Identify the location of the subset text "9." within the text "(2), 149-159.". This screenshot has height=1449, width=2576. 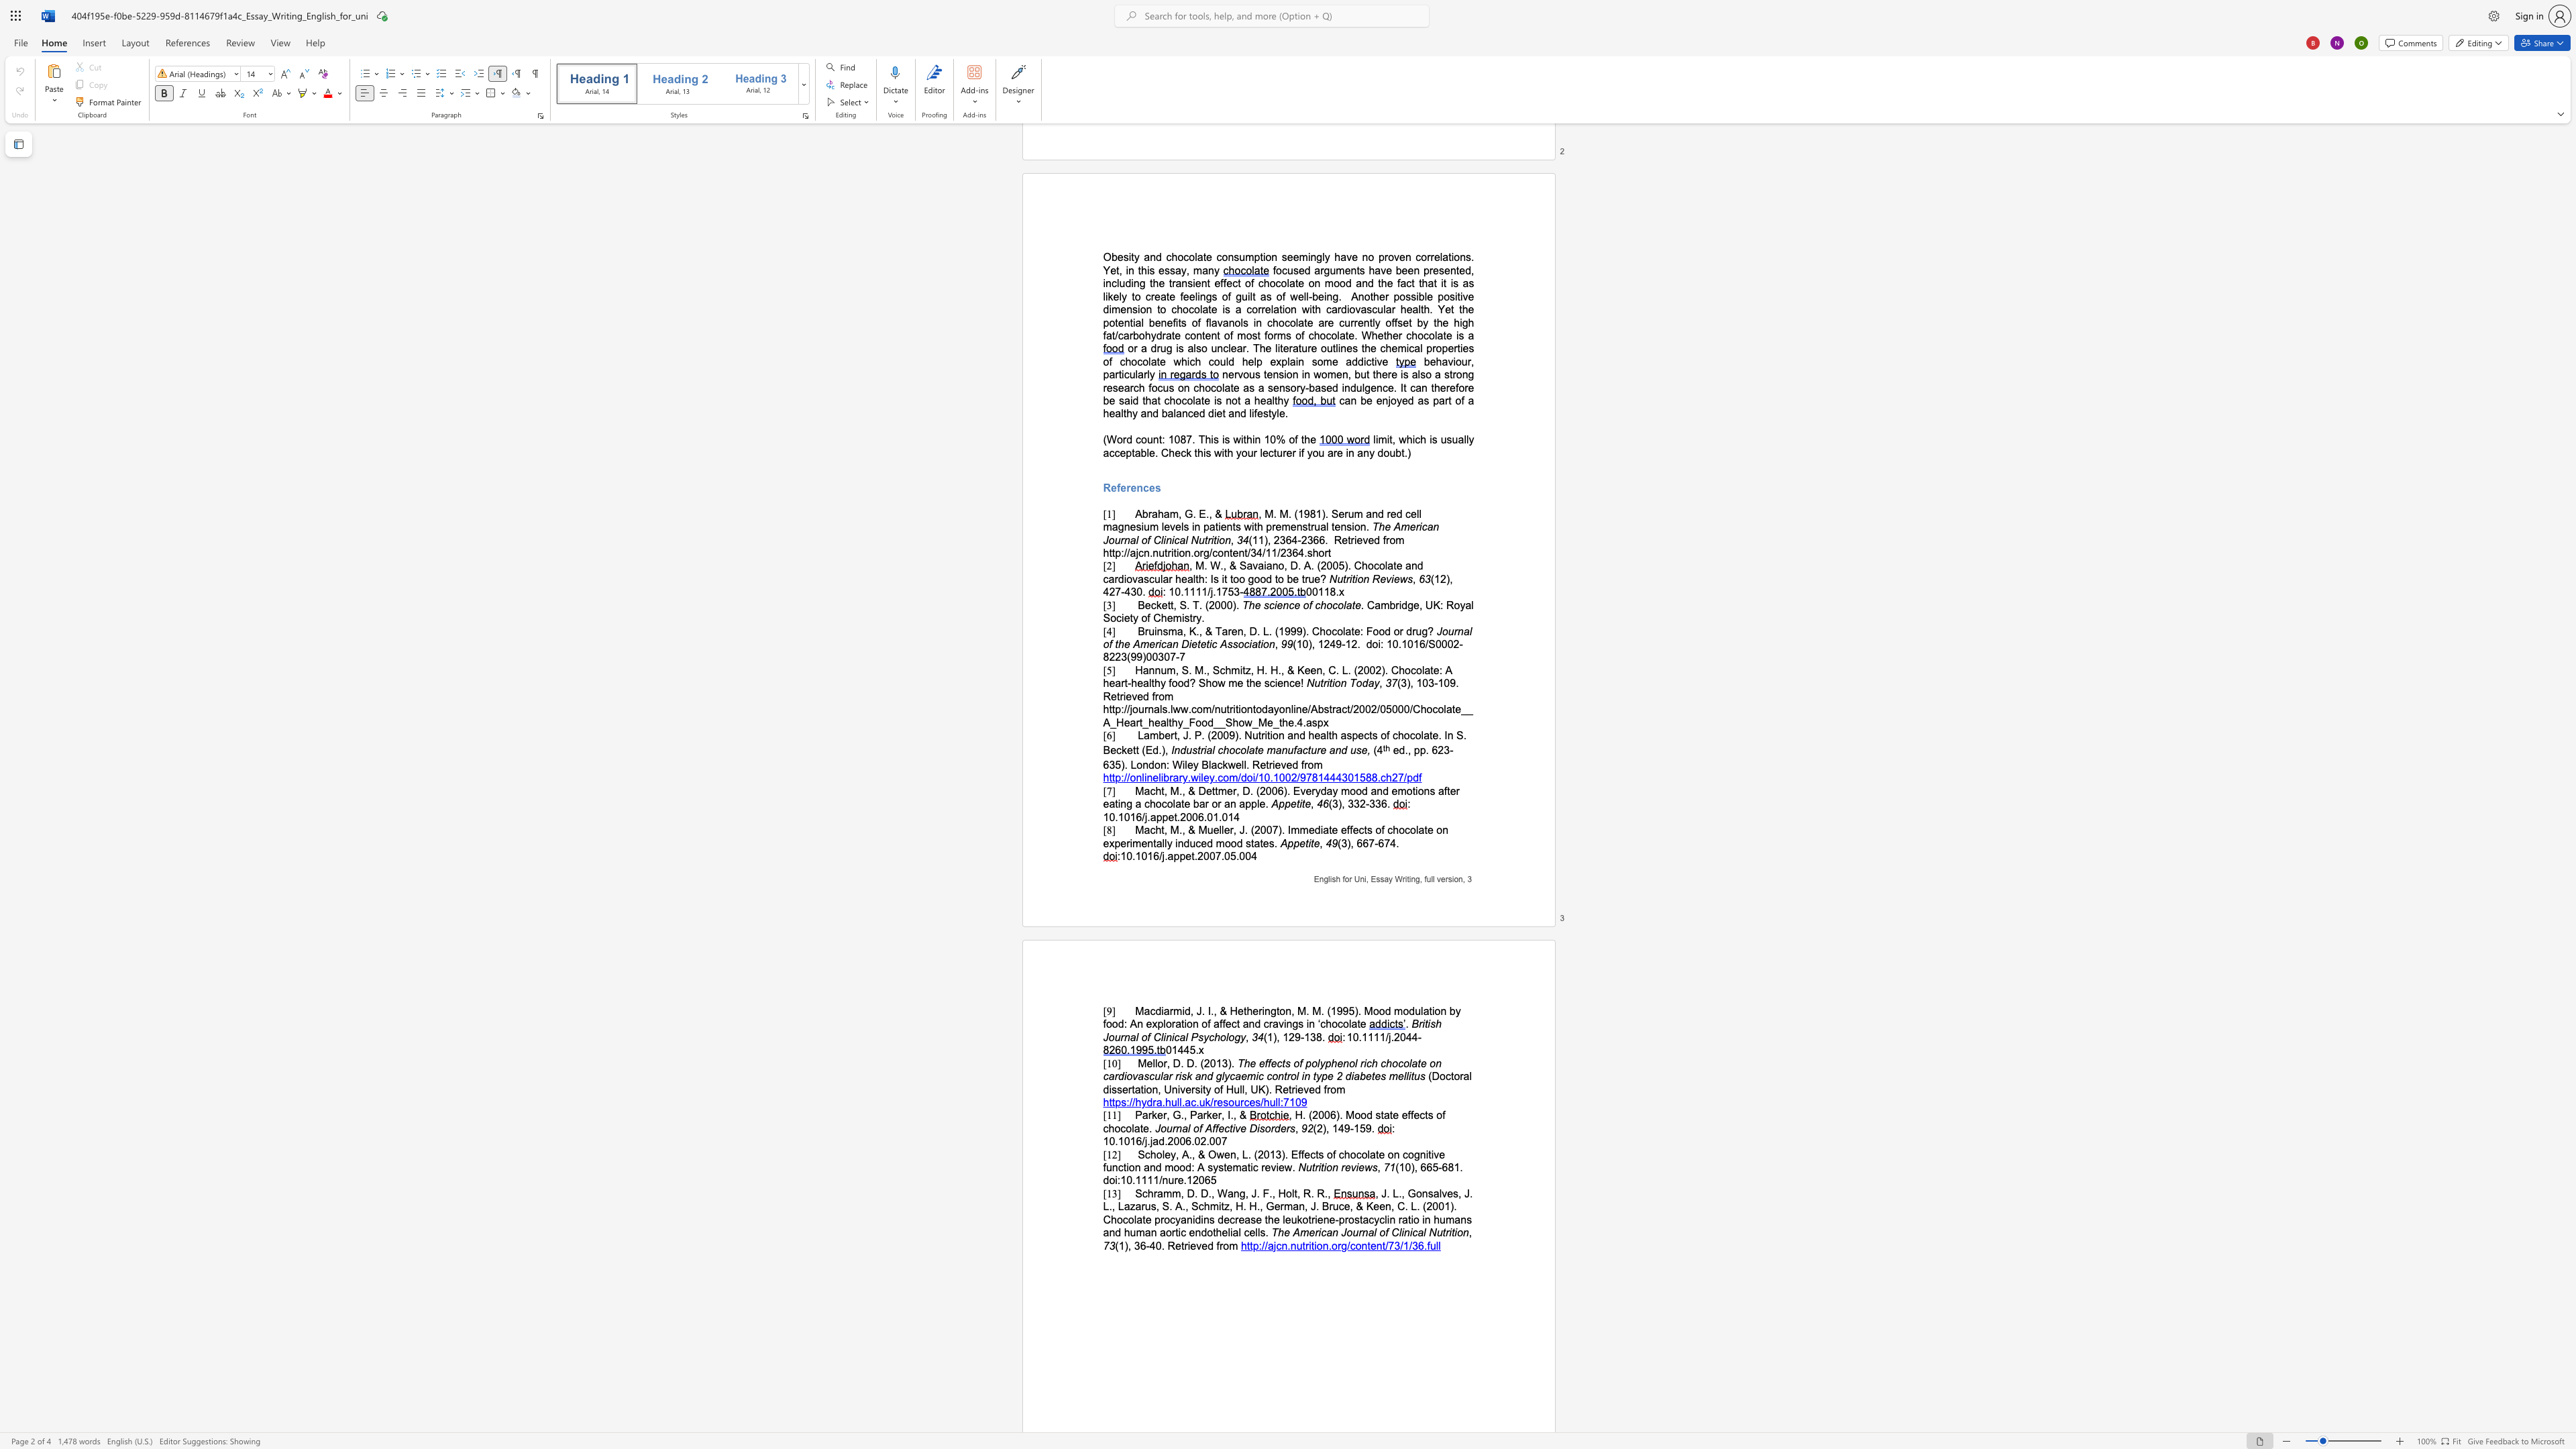
(1364, 1128).